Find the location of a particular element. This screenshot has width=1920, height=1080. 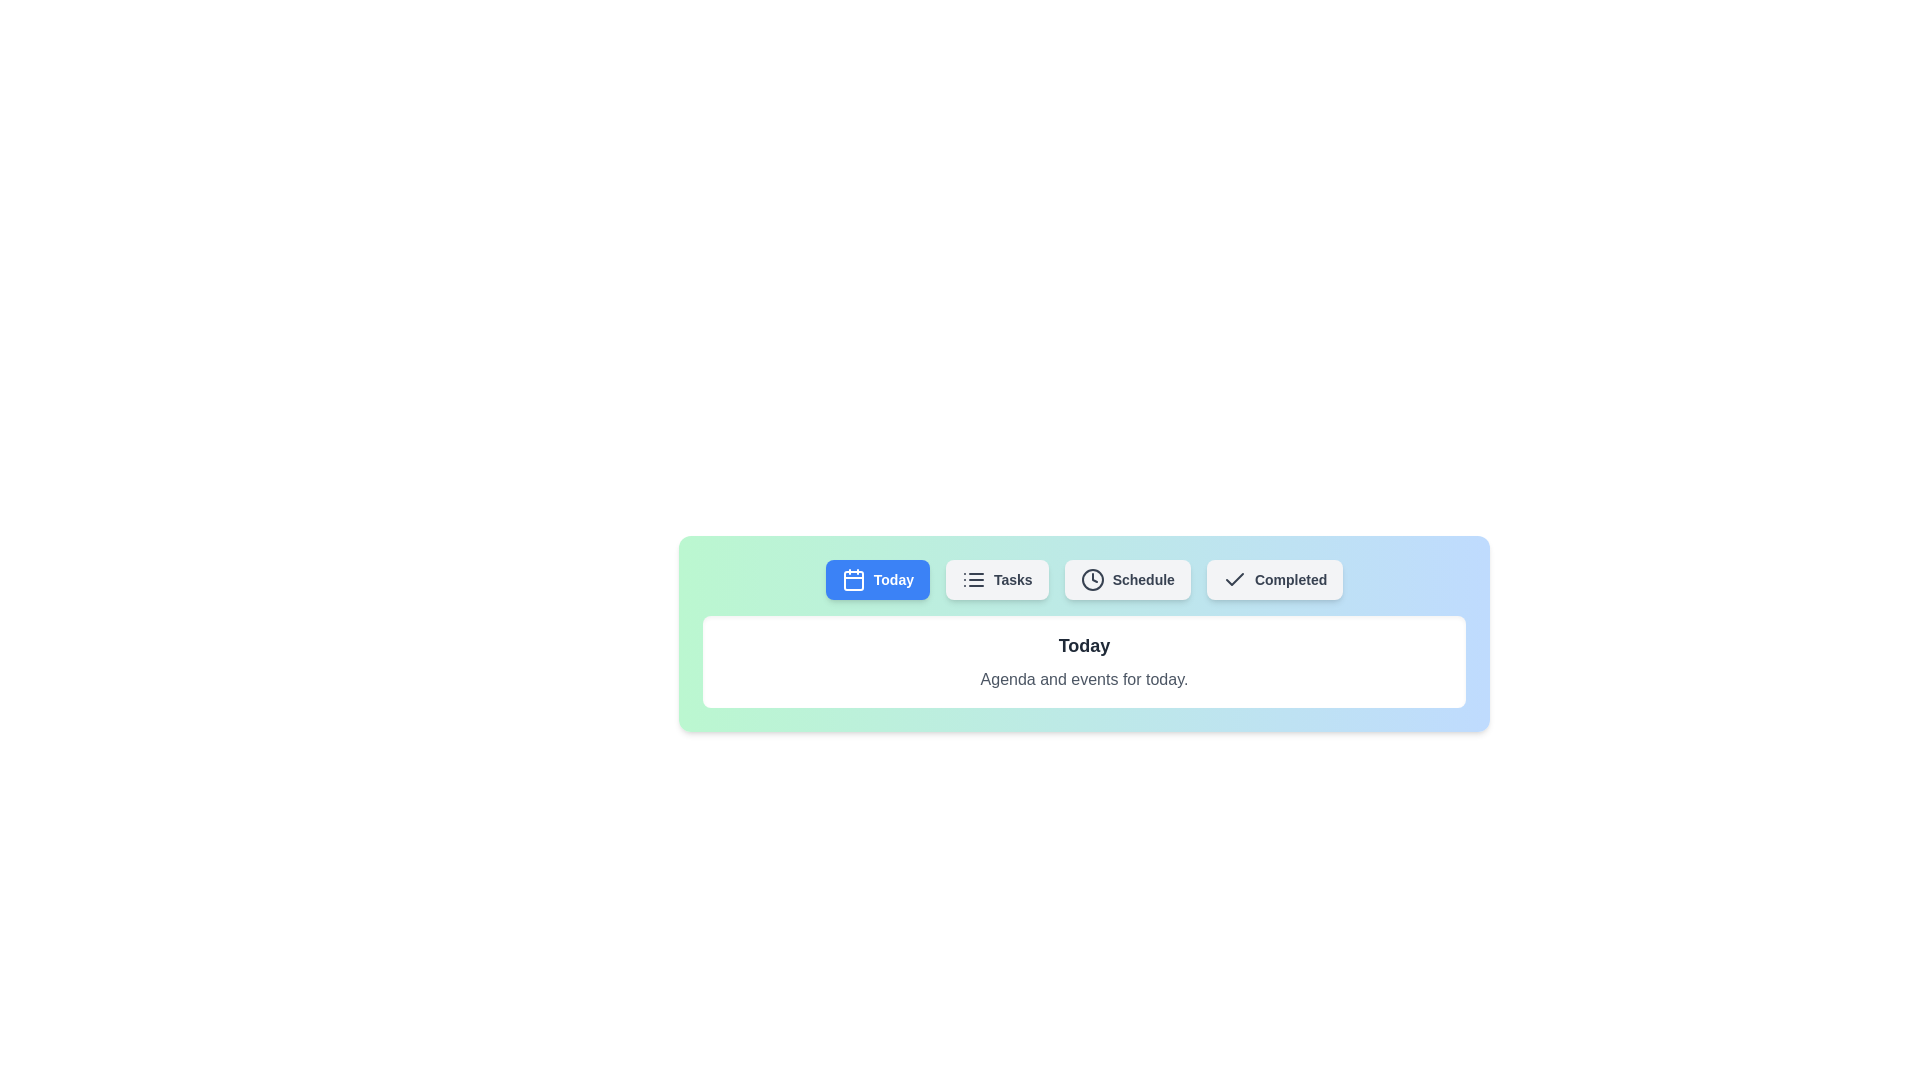

the Tasks tab to switch to its view is located at coordinates (997, 579).